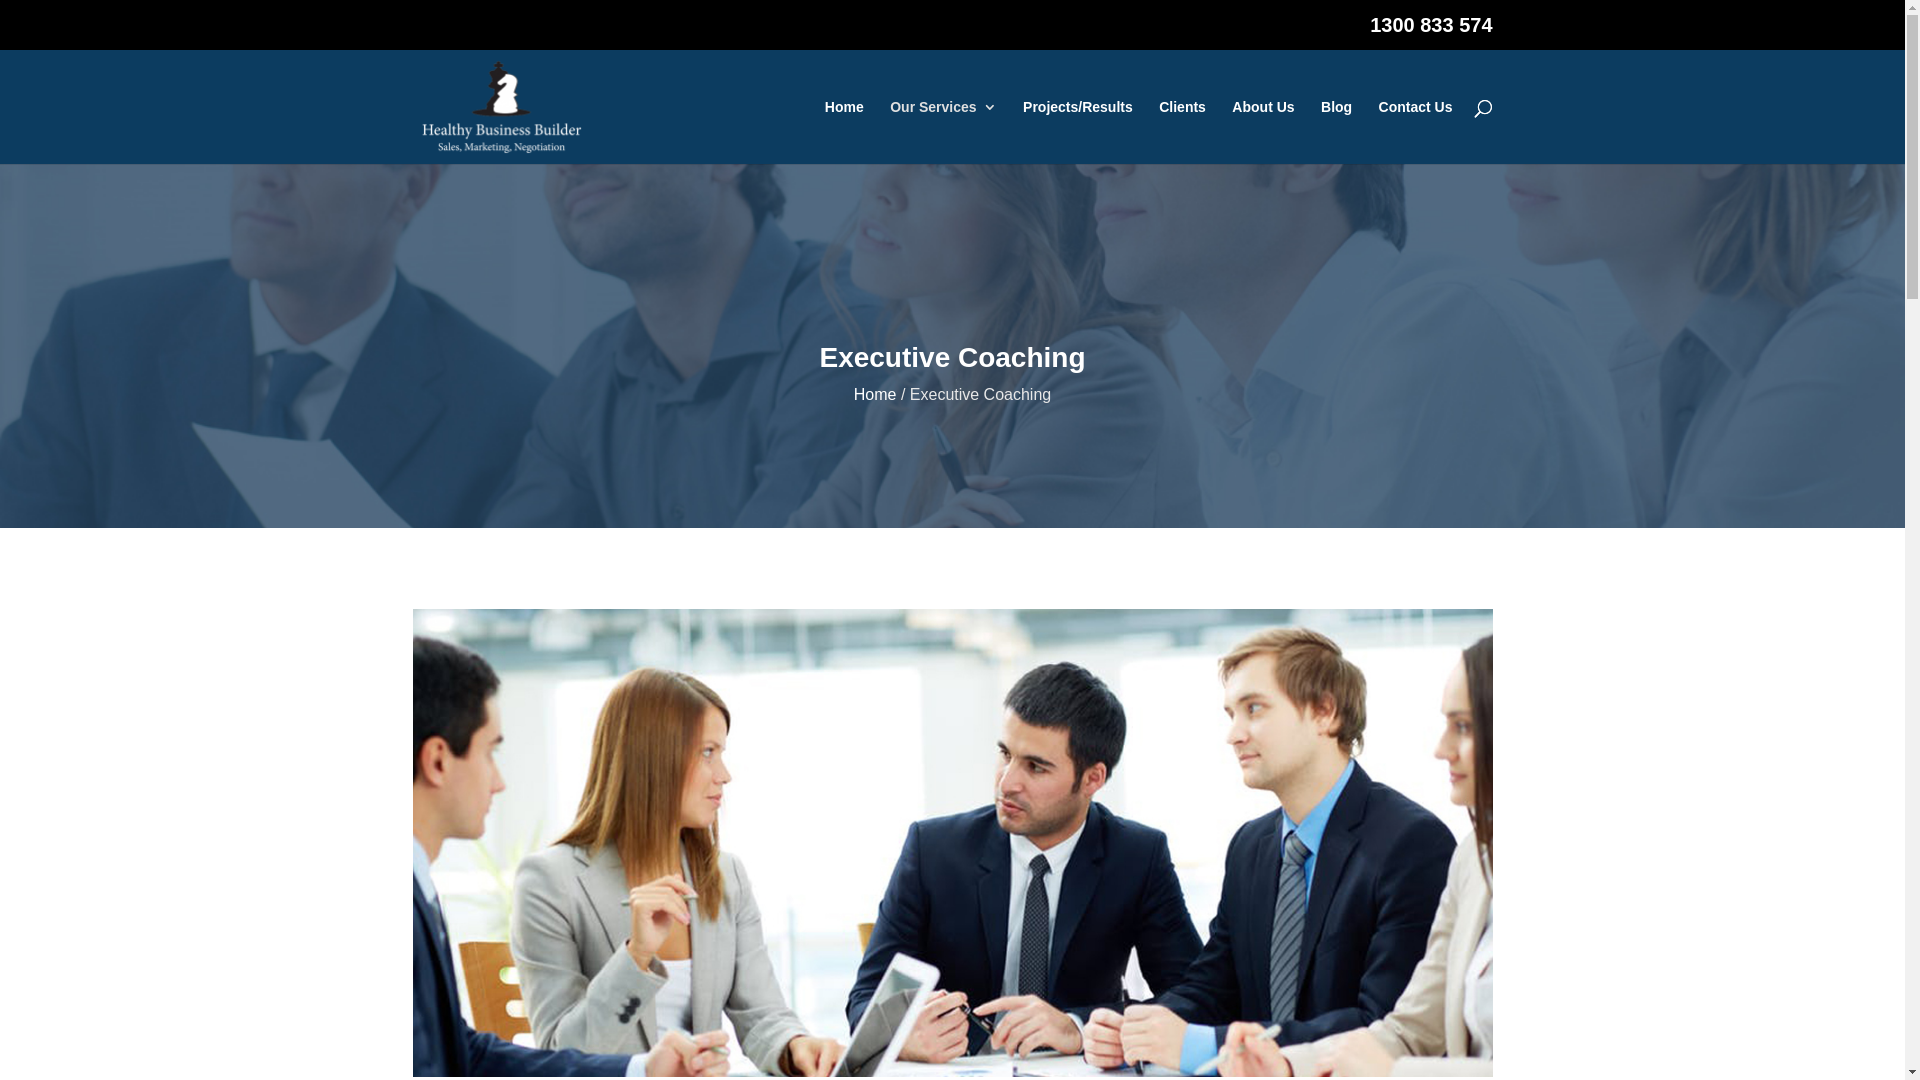 The width and height of the screenshot is (1920, 1080). Describe the element at coordinates (1182, 131) in the screenshot. I see `'Clients'` at that location.